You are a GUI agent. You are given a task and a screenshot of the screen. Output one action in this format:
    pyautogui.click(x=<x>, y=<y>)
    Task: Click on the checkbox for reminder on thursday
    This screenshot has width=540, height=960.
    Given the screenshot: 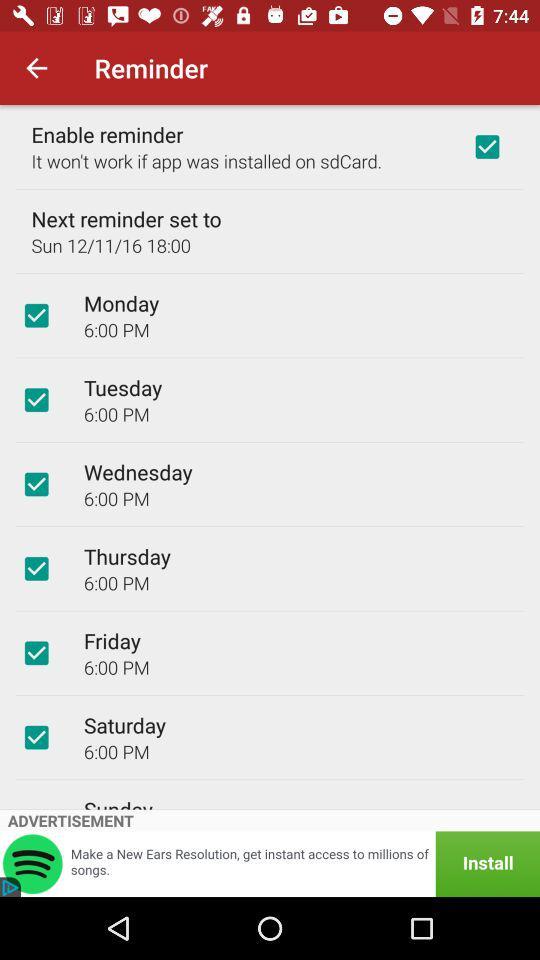 What is the action you would take?
    pyautogui.click(x=36, y=568)
    